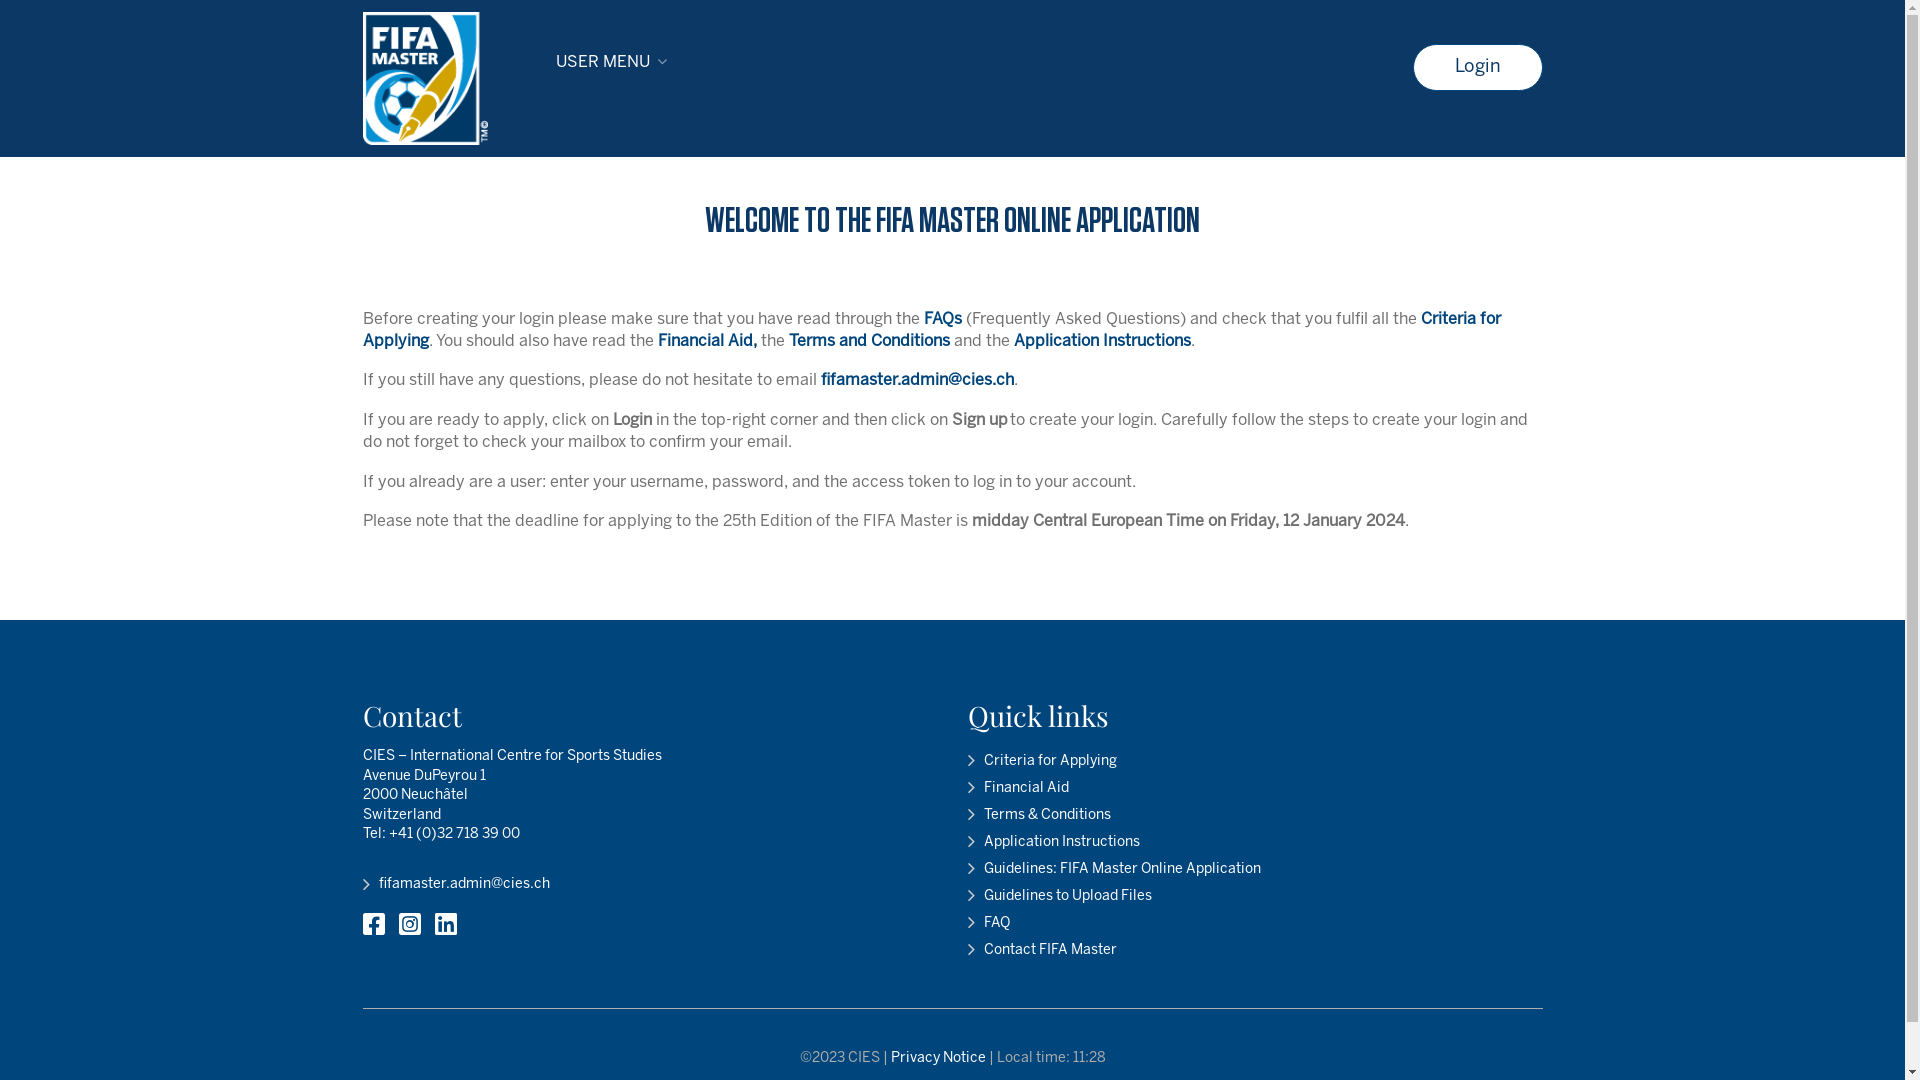 The height and width of the screenshot is (1080, 1920). I want to click on 'fifamaster.admin@cies.ch', so click(915, 380).